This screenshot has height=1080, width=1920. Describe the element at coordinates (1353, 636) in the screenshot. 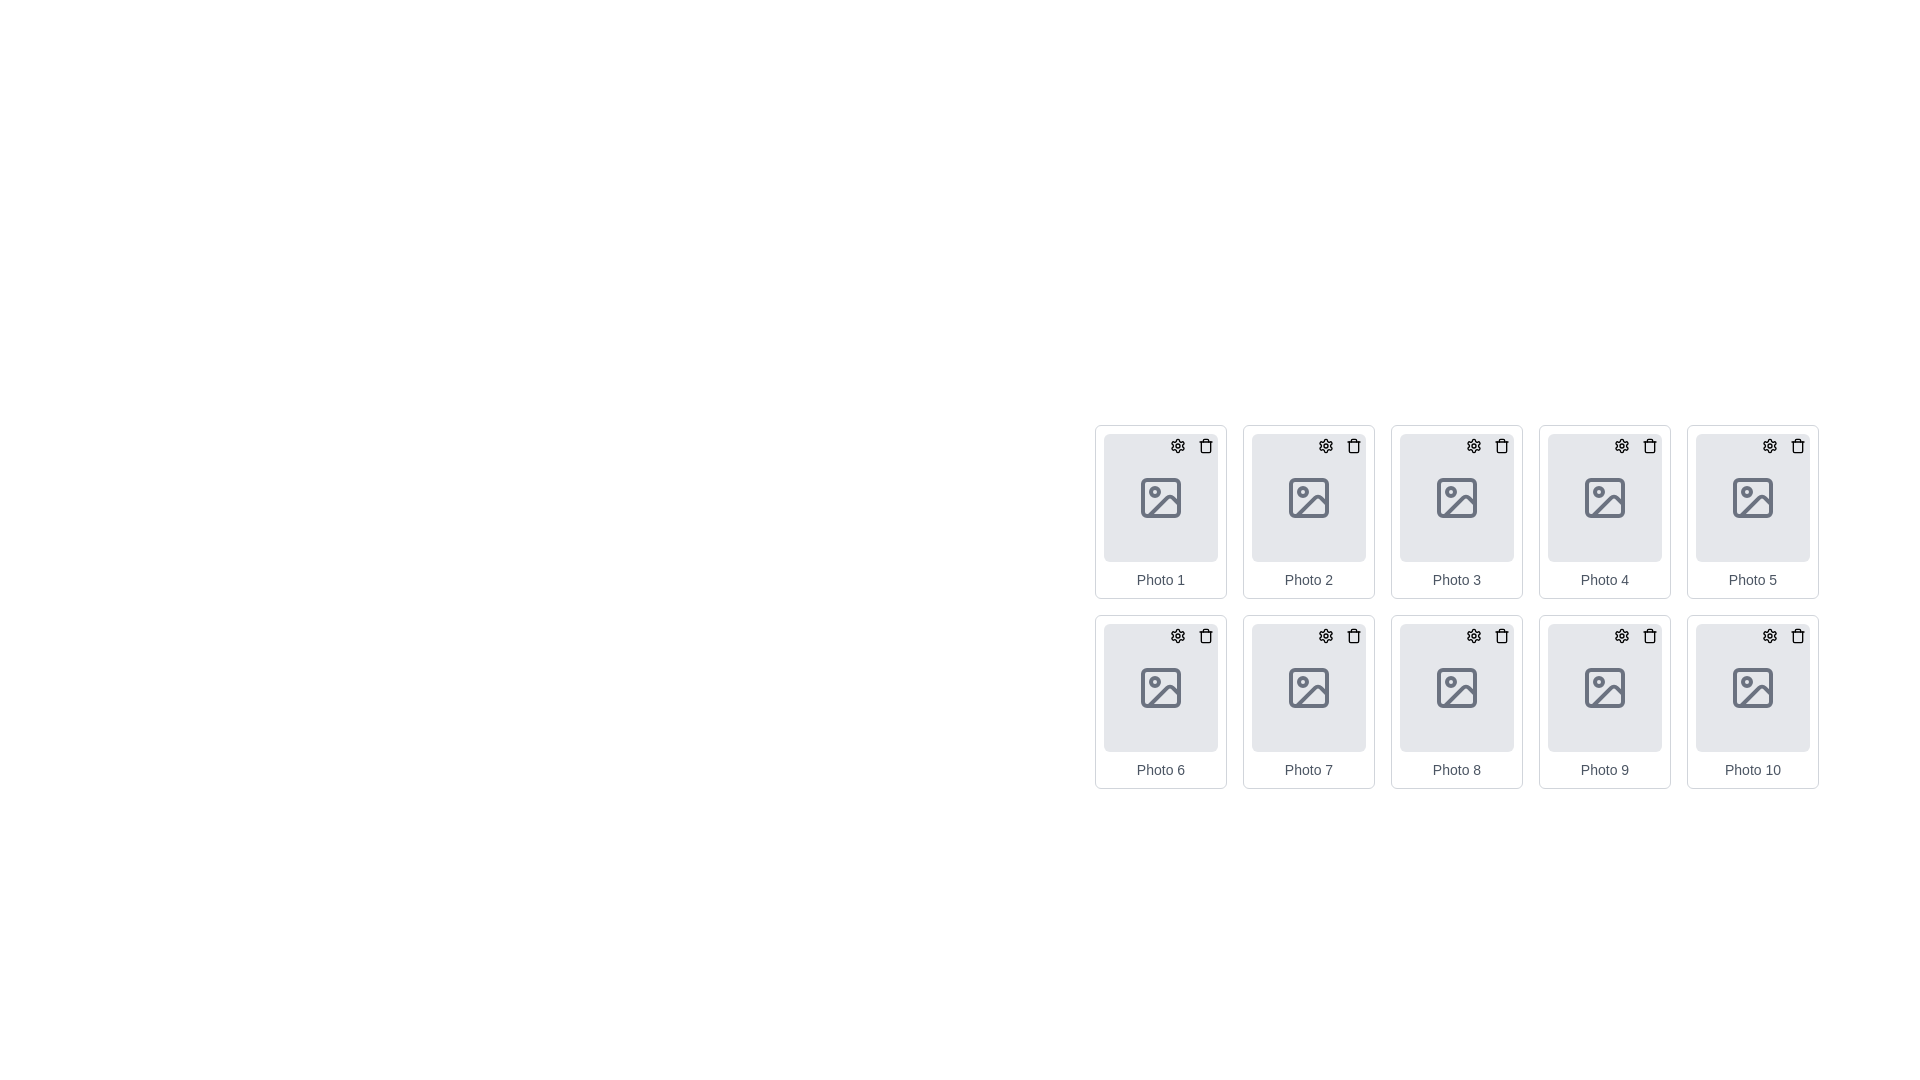

I see `the delete icon located in the top-right corner of the seventh image item in the grid` at that location.